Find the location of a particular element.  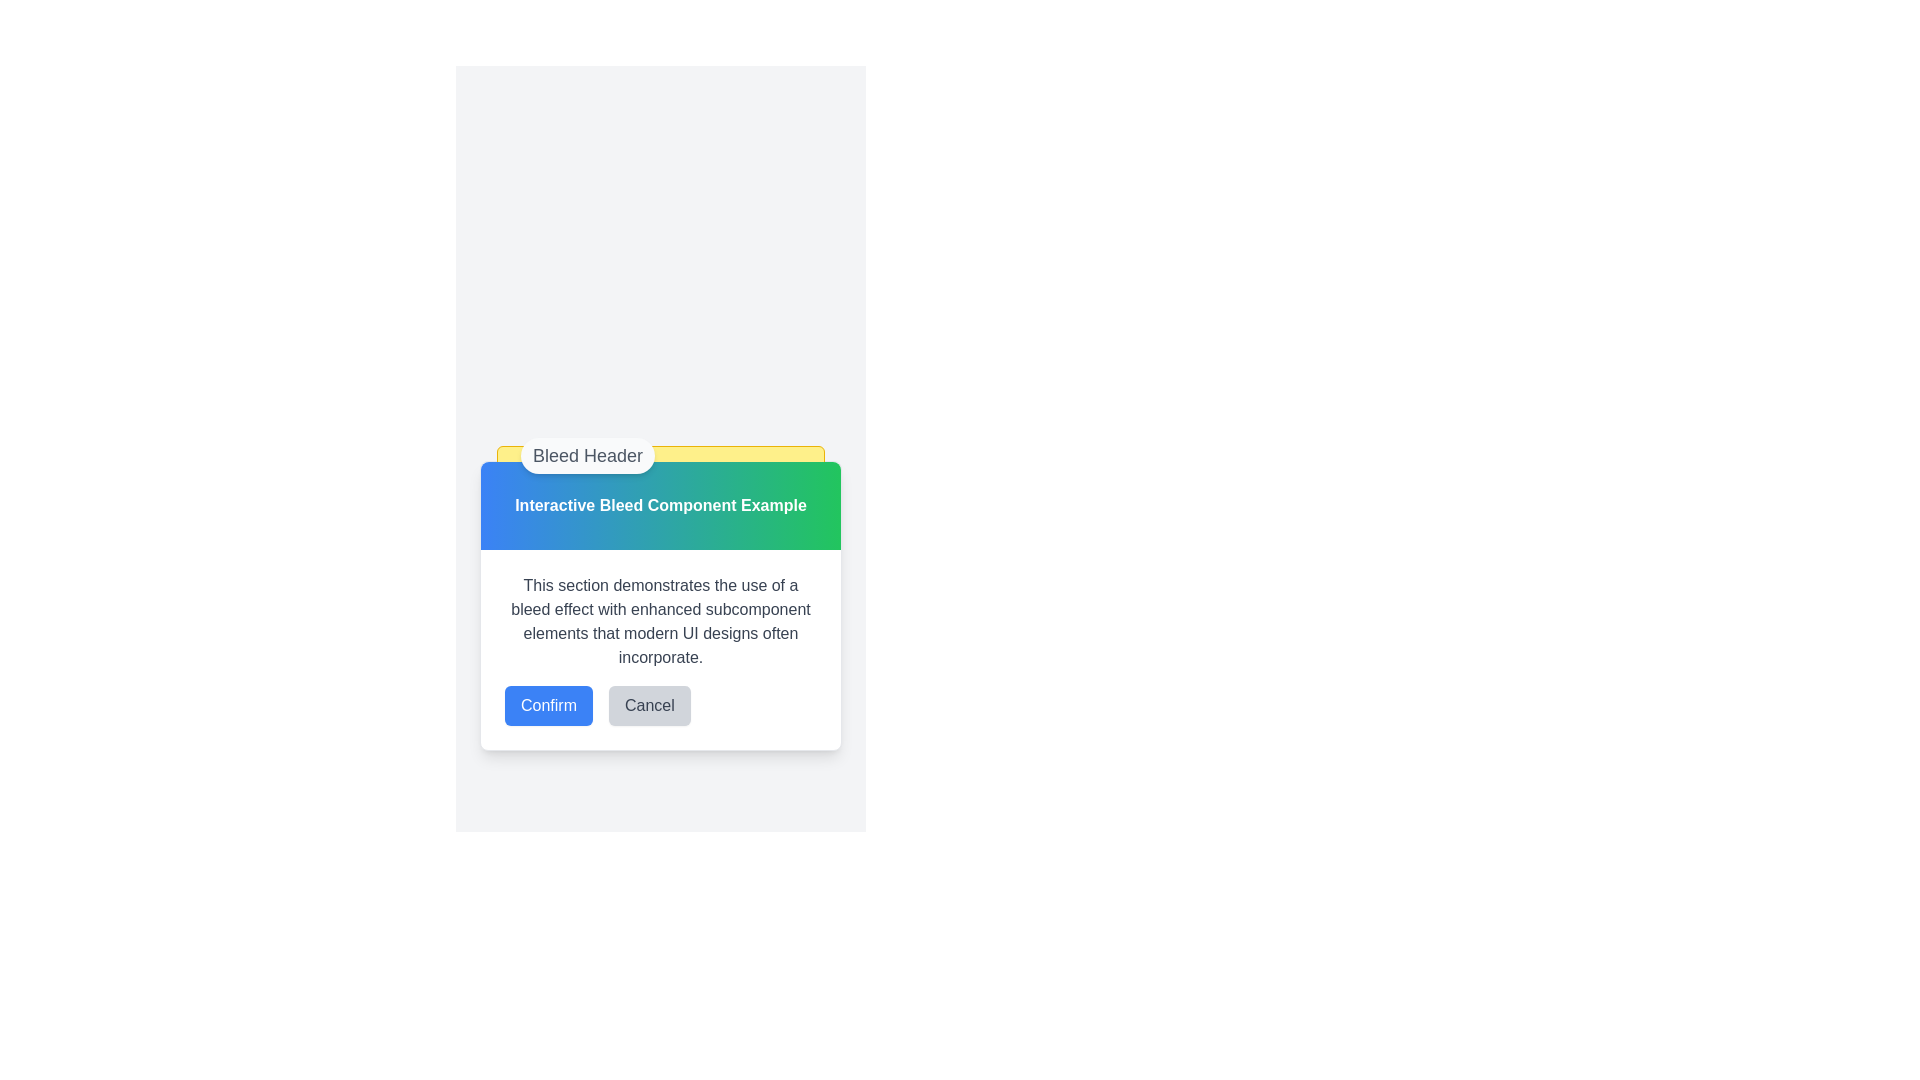

the 'Cancel' button, which is a small rectangular button with a gray background and dark gray text, located to the right of the 'Confirm' button is located at coordinates (661, 704).